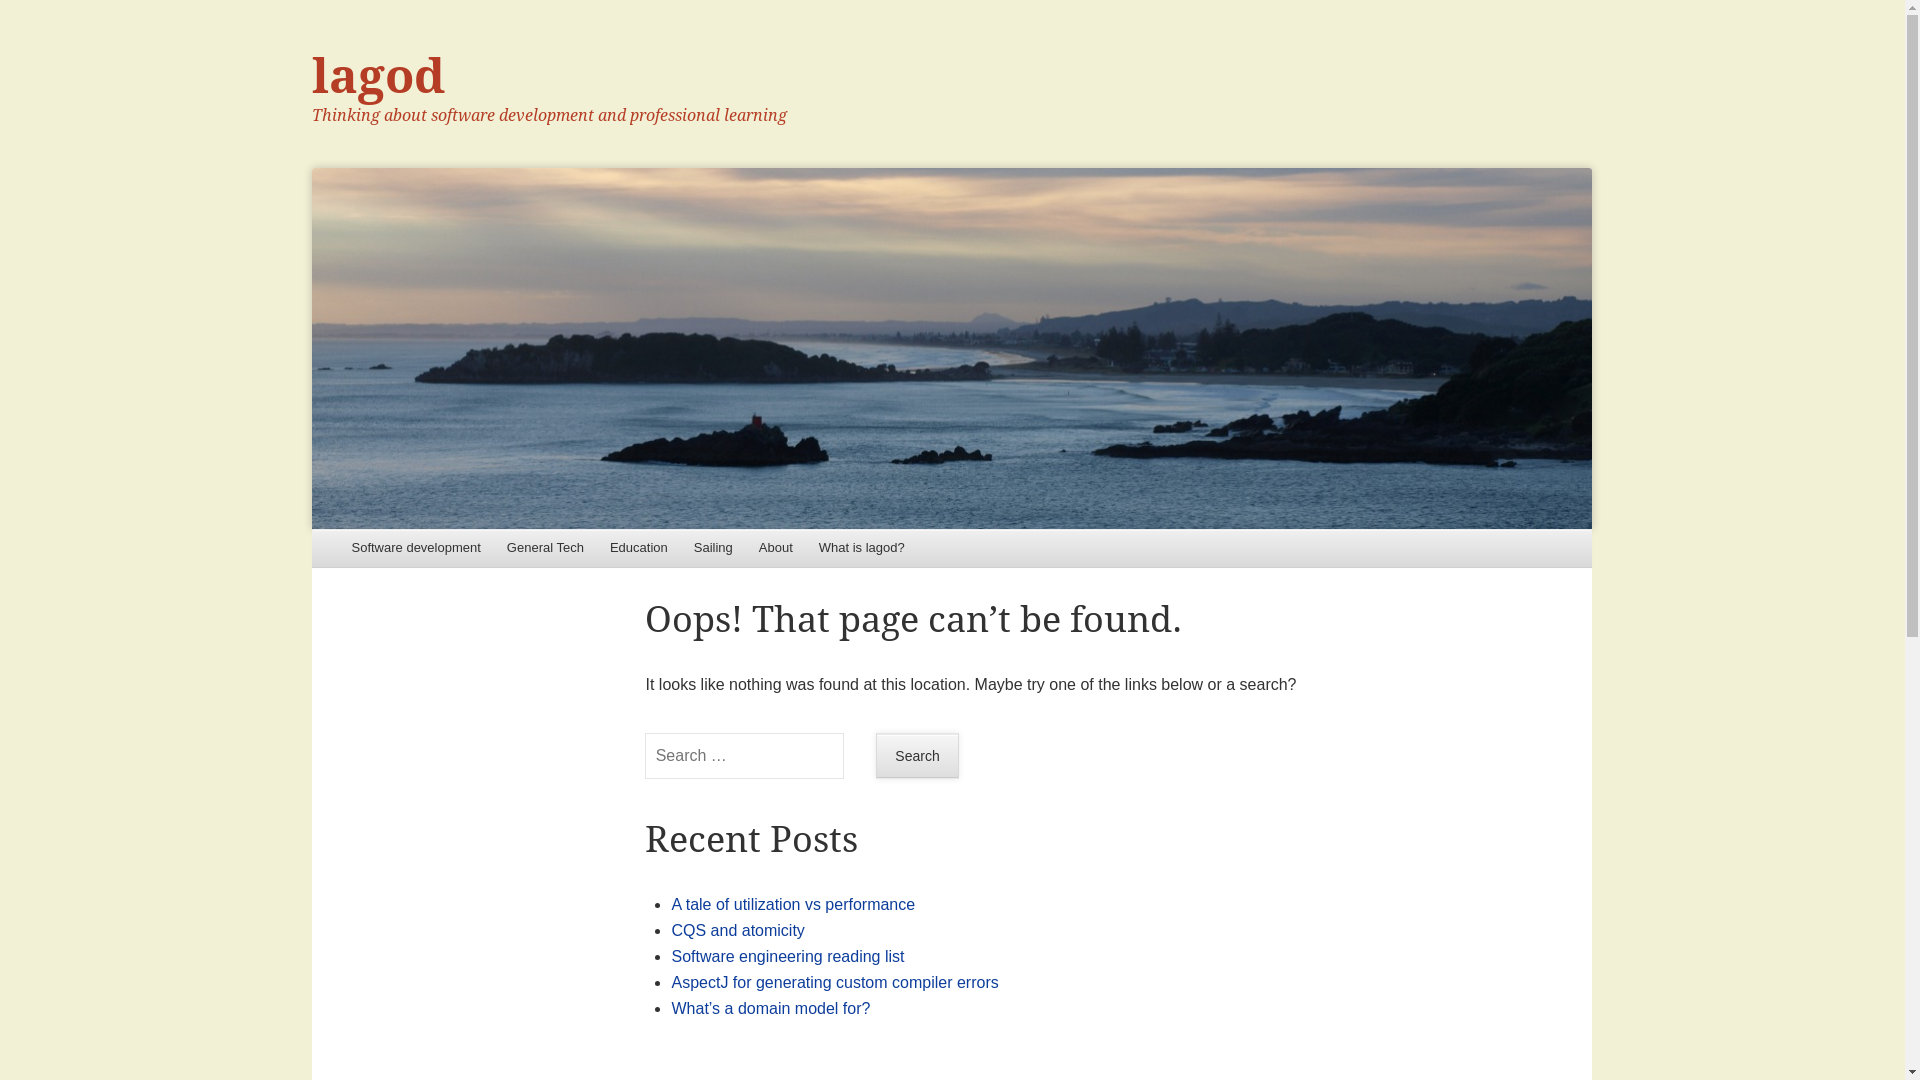 The image size is (1920, 1080). I want to click on 'About', so click(775, 548).